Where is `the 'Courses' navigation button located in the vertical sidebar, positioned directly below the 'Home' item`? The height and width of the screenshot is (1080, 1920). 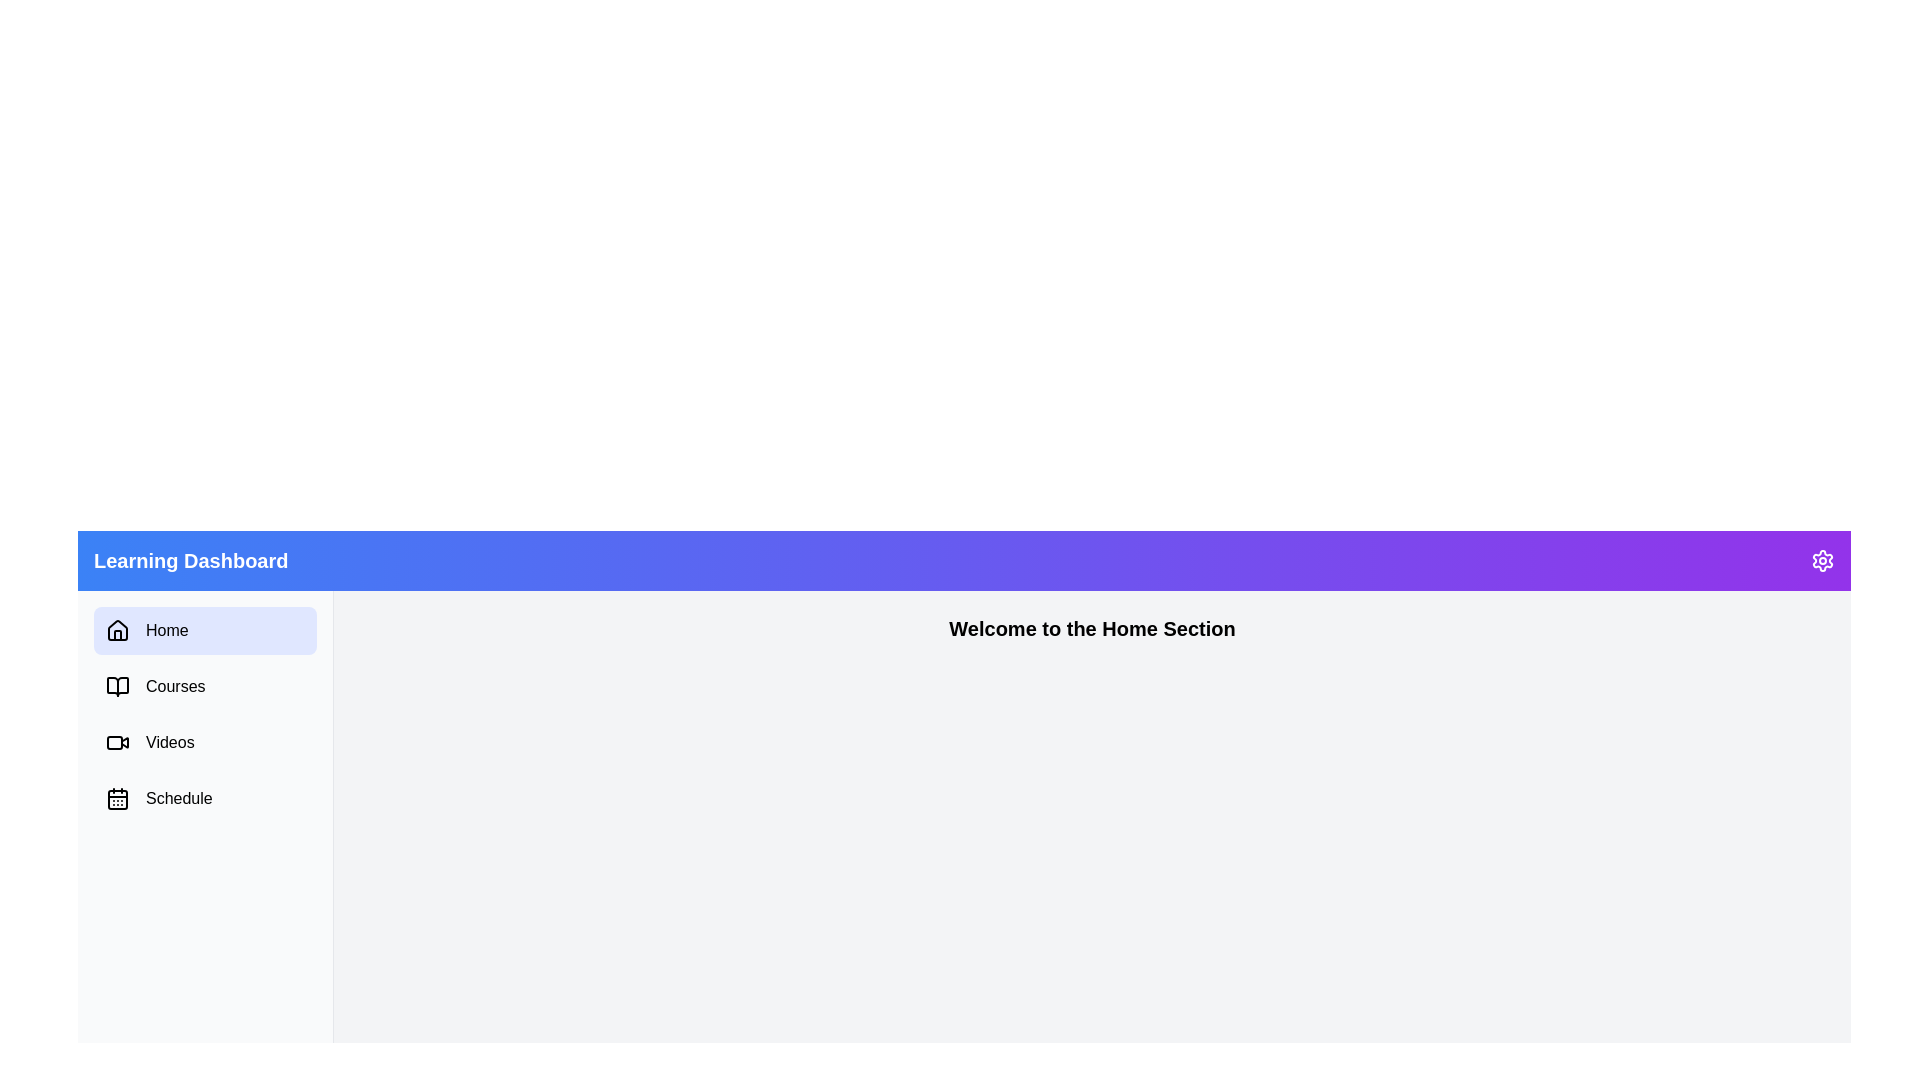
the 'Courses' navigation button located in the vertical sidebar, positioned directly below the 'Home' item is located at coordinates (205, 685).